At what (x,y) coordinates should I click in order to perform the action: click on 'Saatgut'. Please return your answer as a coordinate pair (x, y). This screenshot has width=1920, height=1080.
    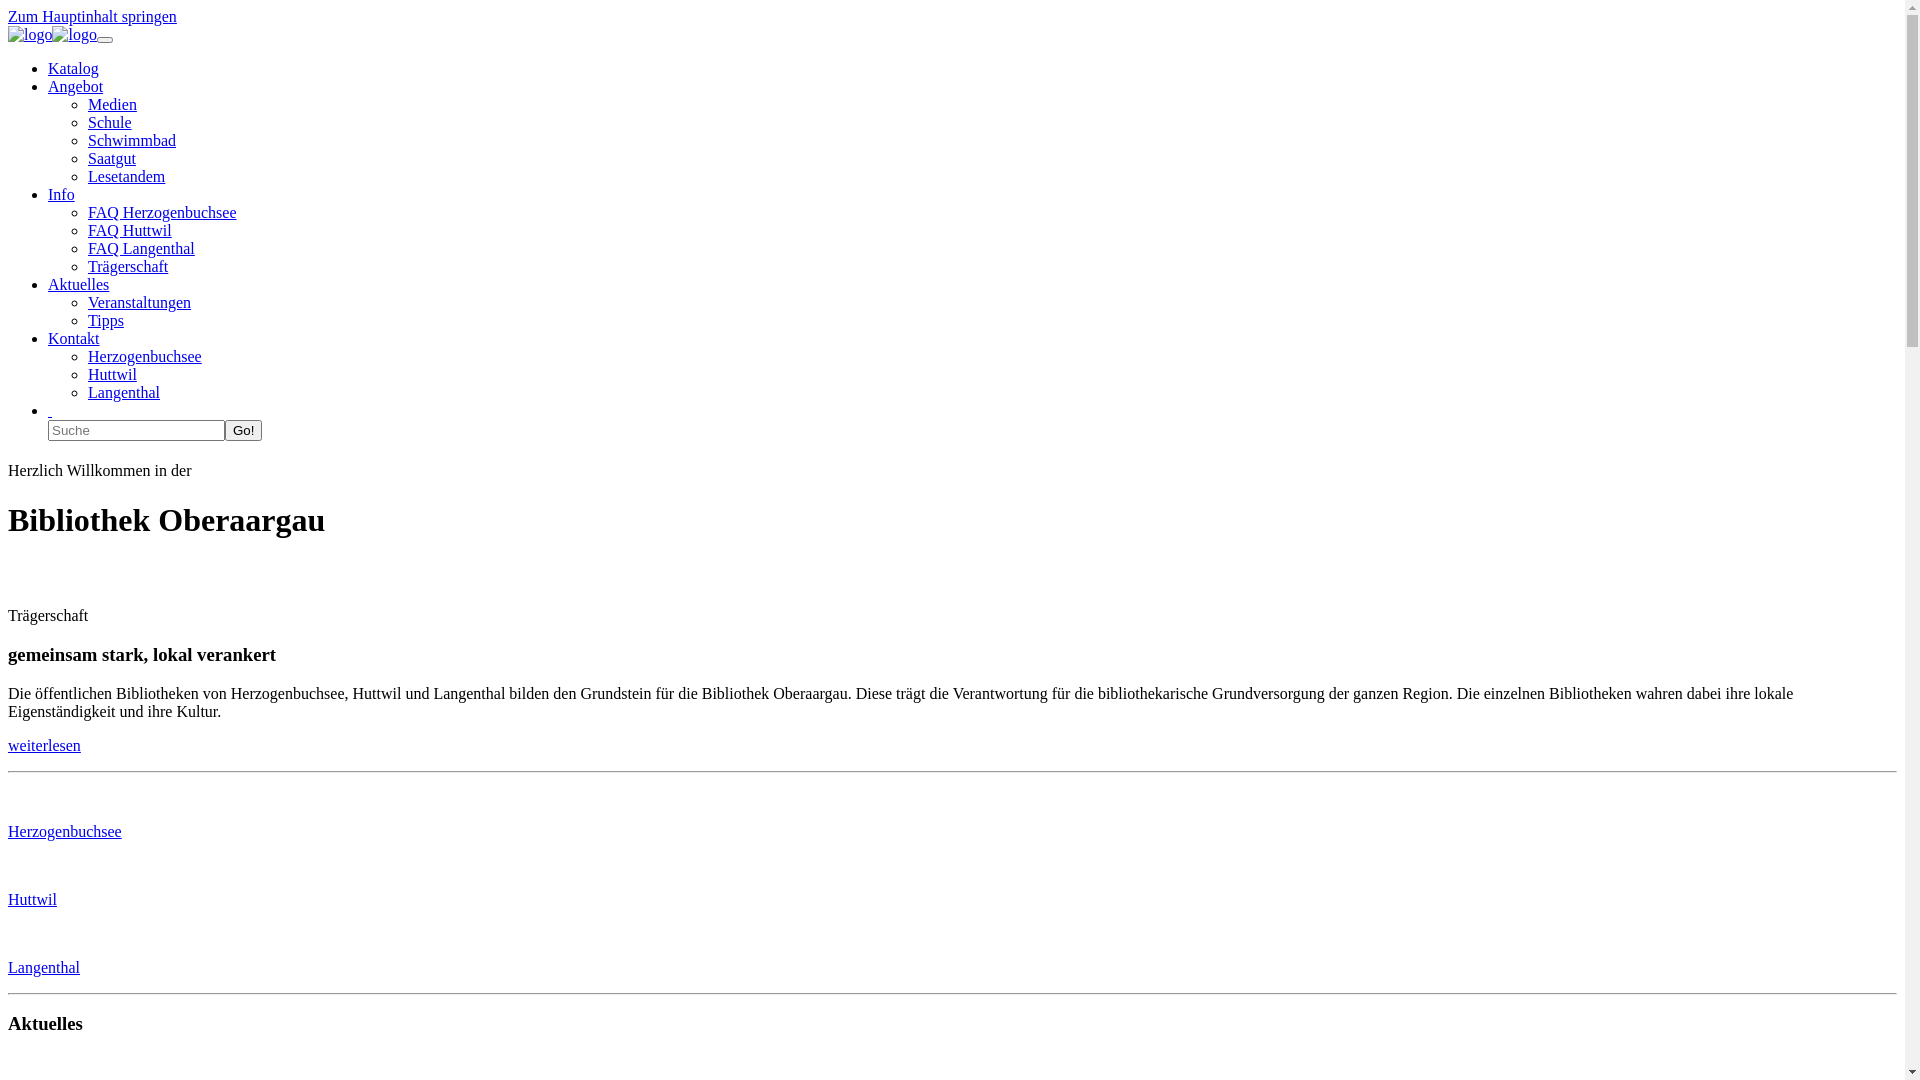
    Looking at the image, I should click on (110, 157).